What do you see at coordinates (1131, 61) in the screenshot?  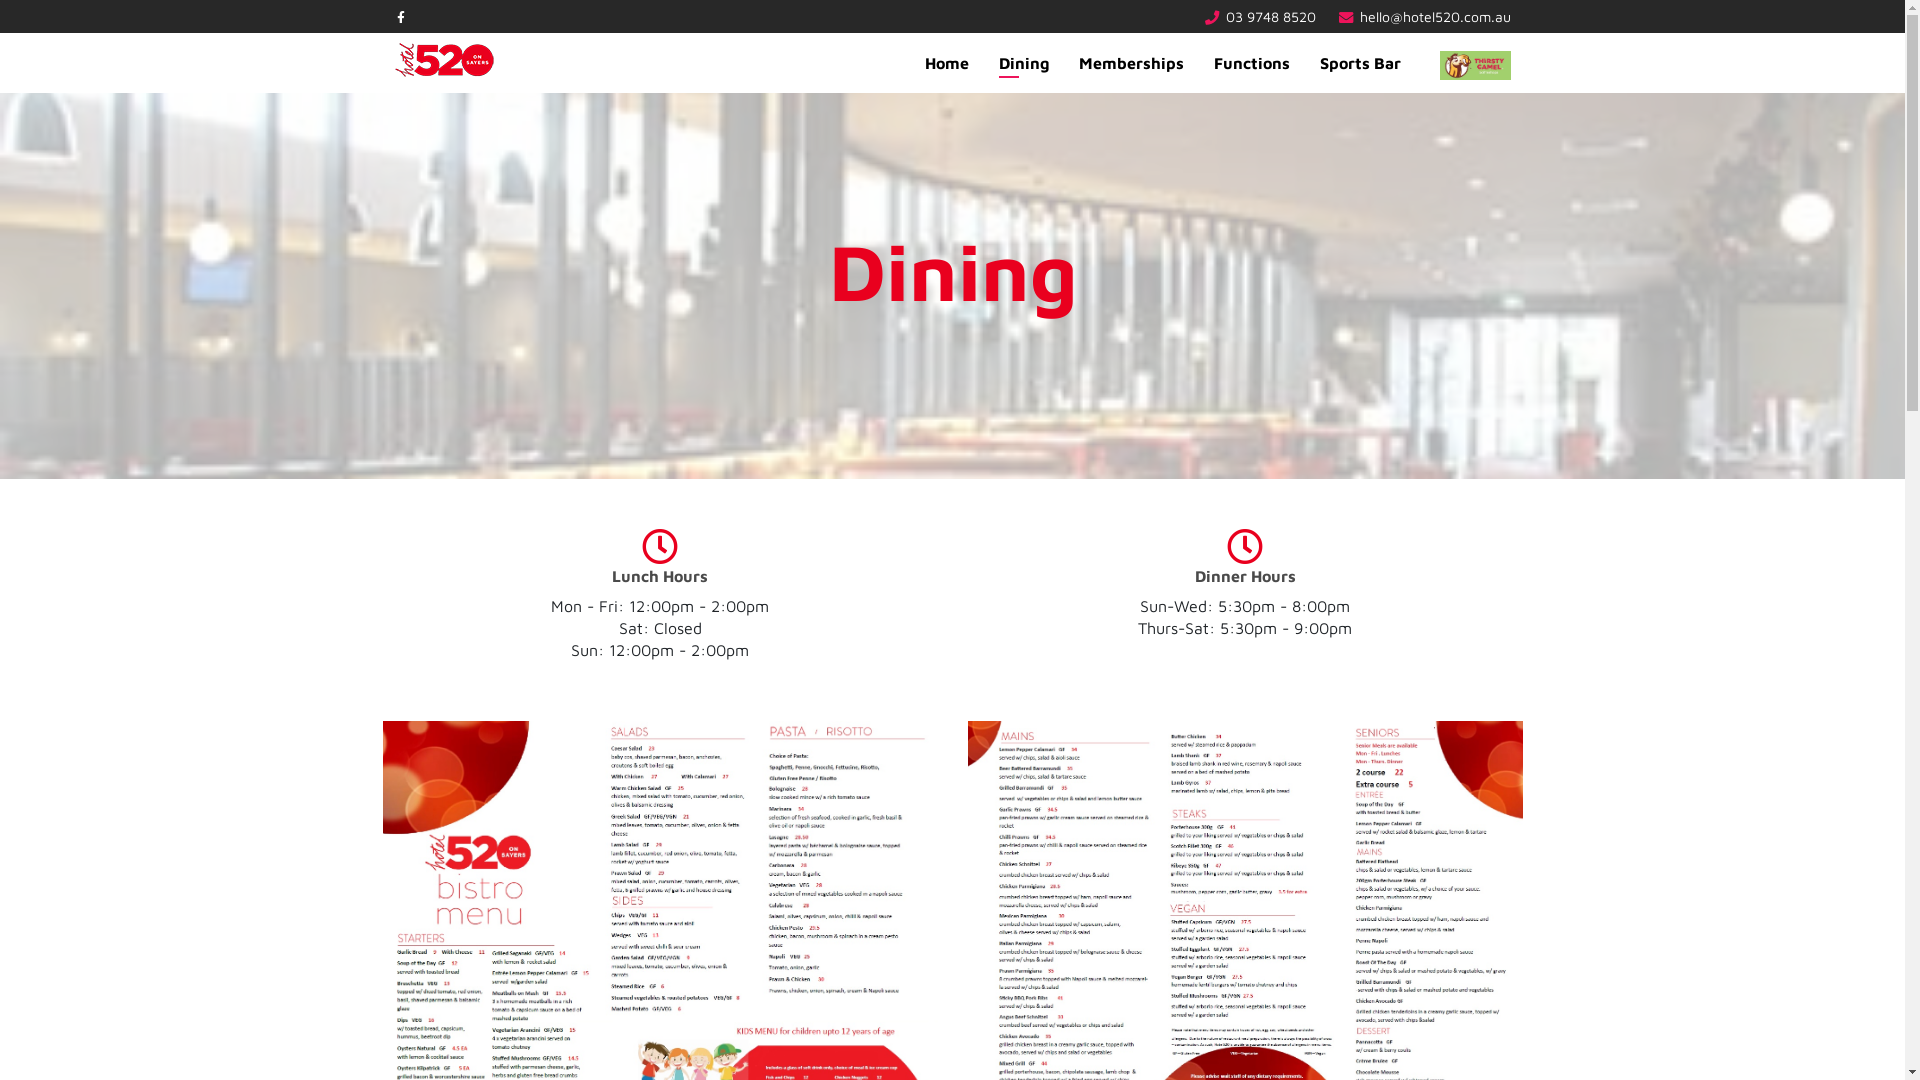 I see `'Memberships'` at bounding box center [1131, 61].